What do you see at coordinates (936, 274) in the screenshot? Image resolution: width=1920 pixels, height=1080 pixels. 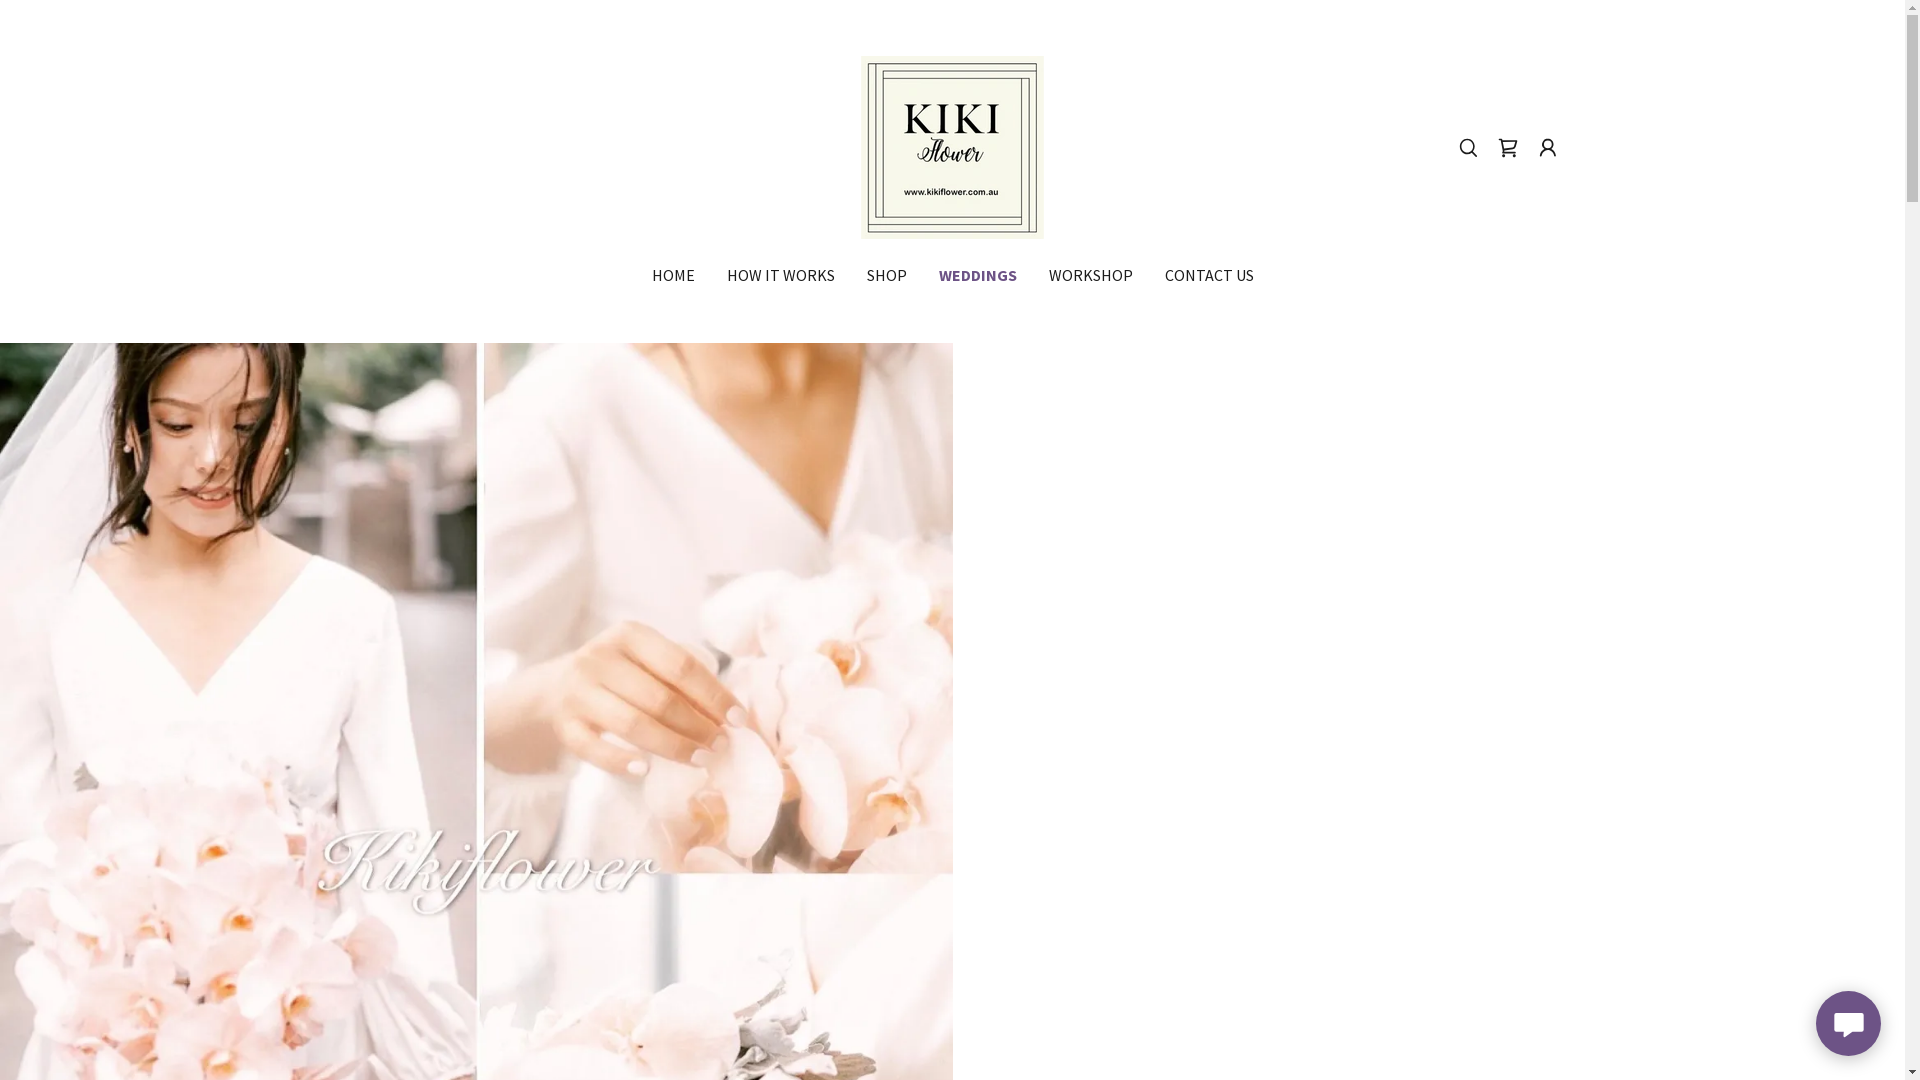 I see `'WEDDINGS'` at bounding box center [936, 274].